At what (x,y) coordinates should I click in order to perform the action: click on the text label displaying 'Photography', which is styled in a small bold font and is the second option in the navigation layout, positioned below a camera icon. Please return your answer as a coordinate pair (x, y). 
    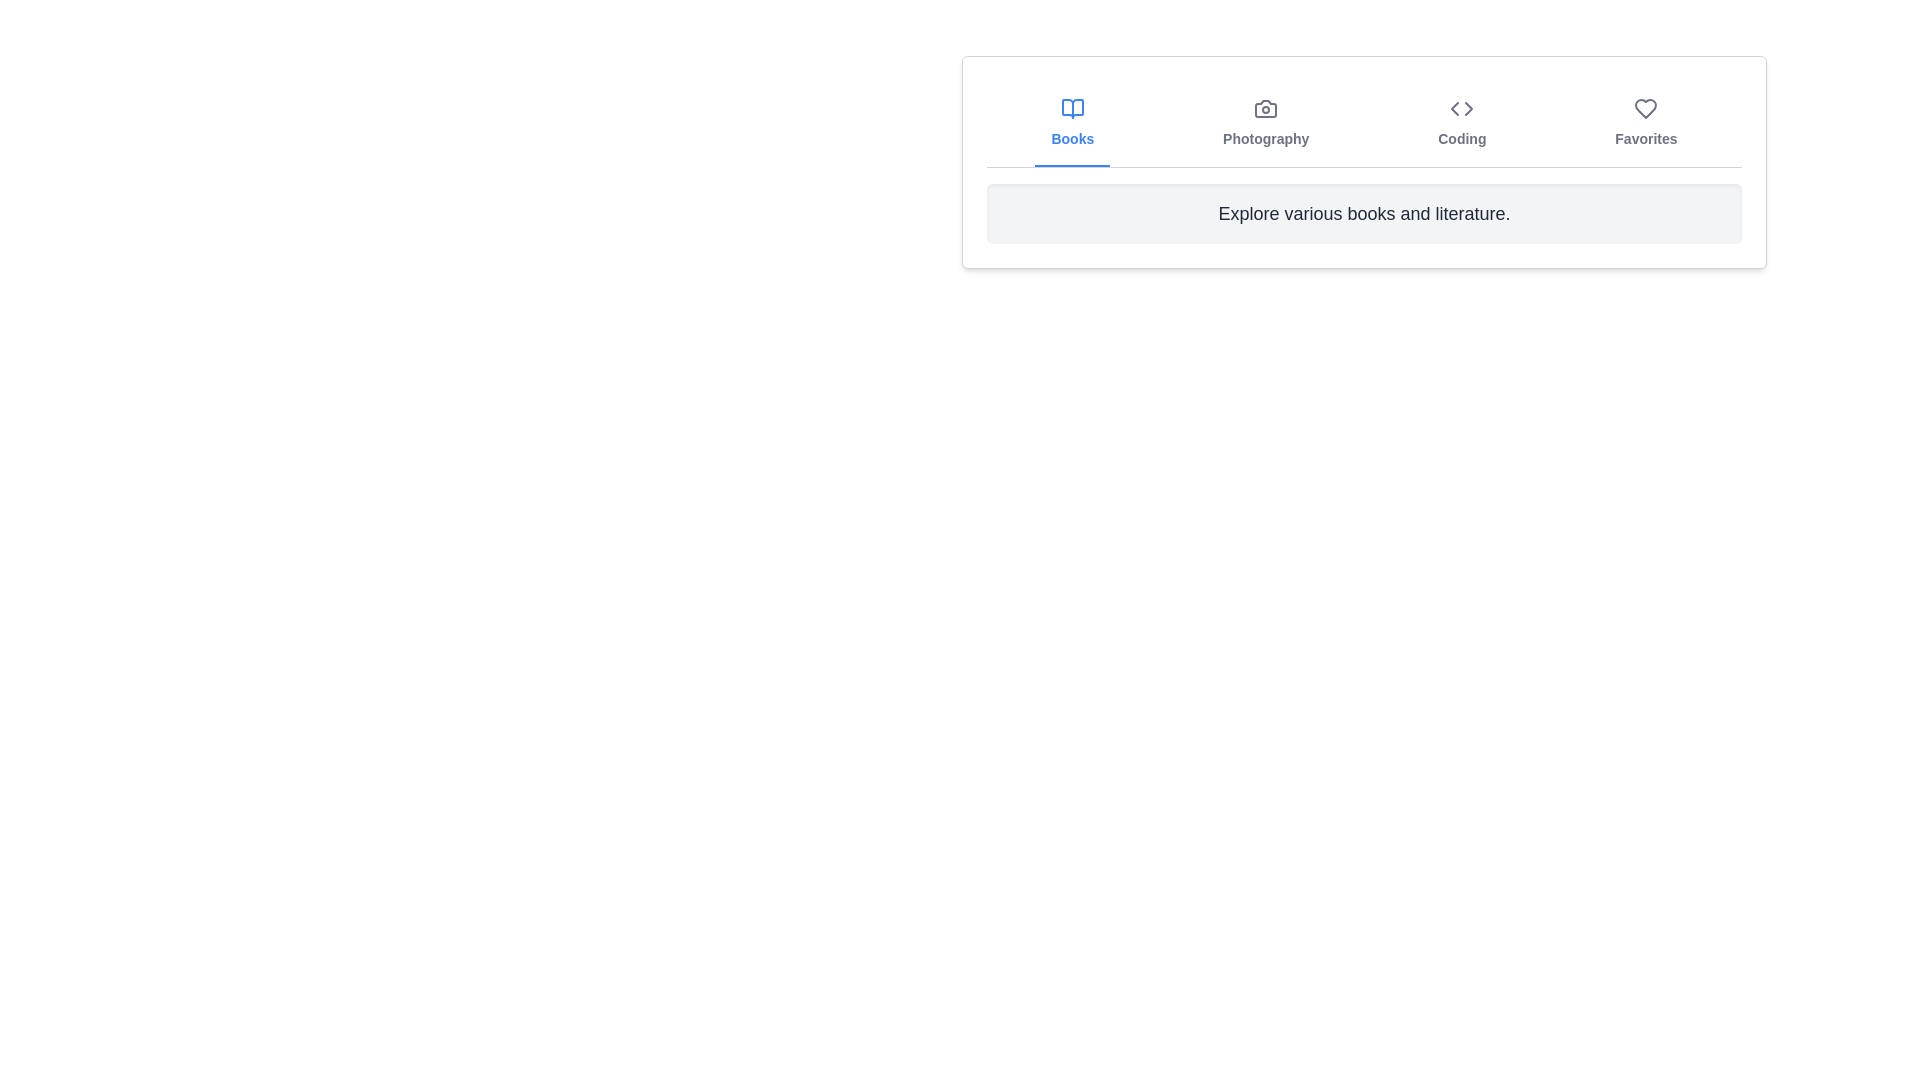
    Looking at the image, I should click on (1265, 137).